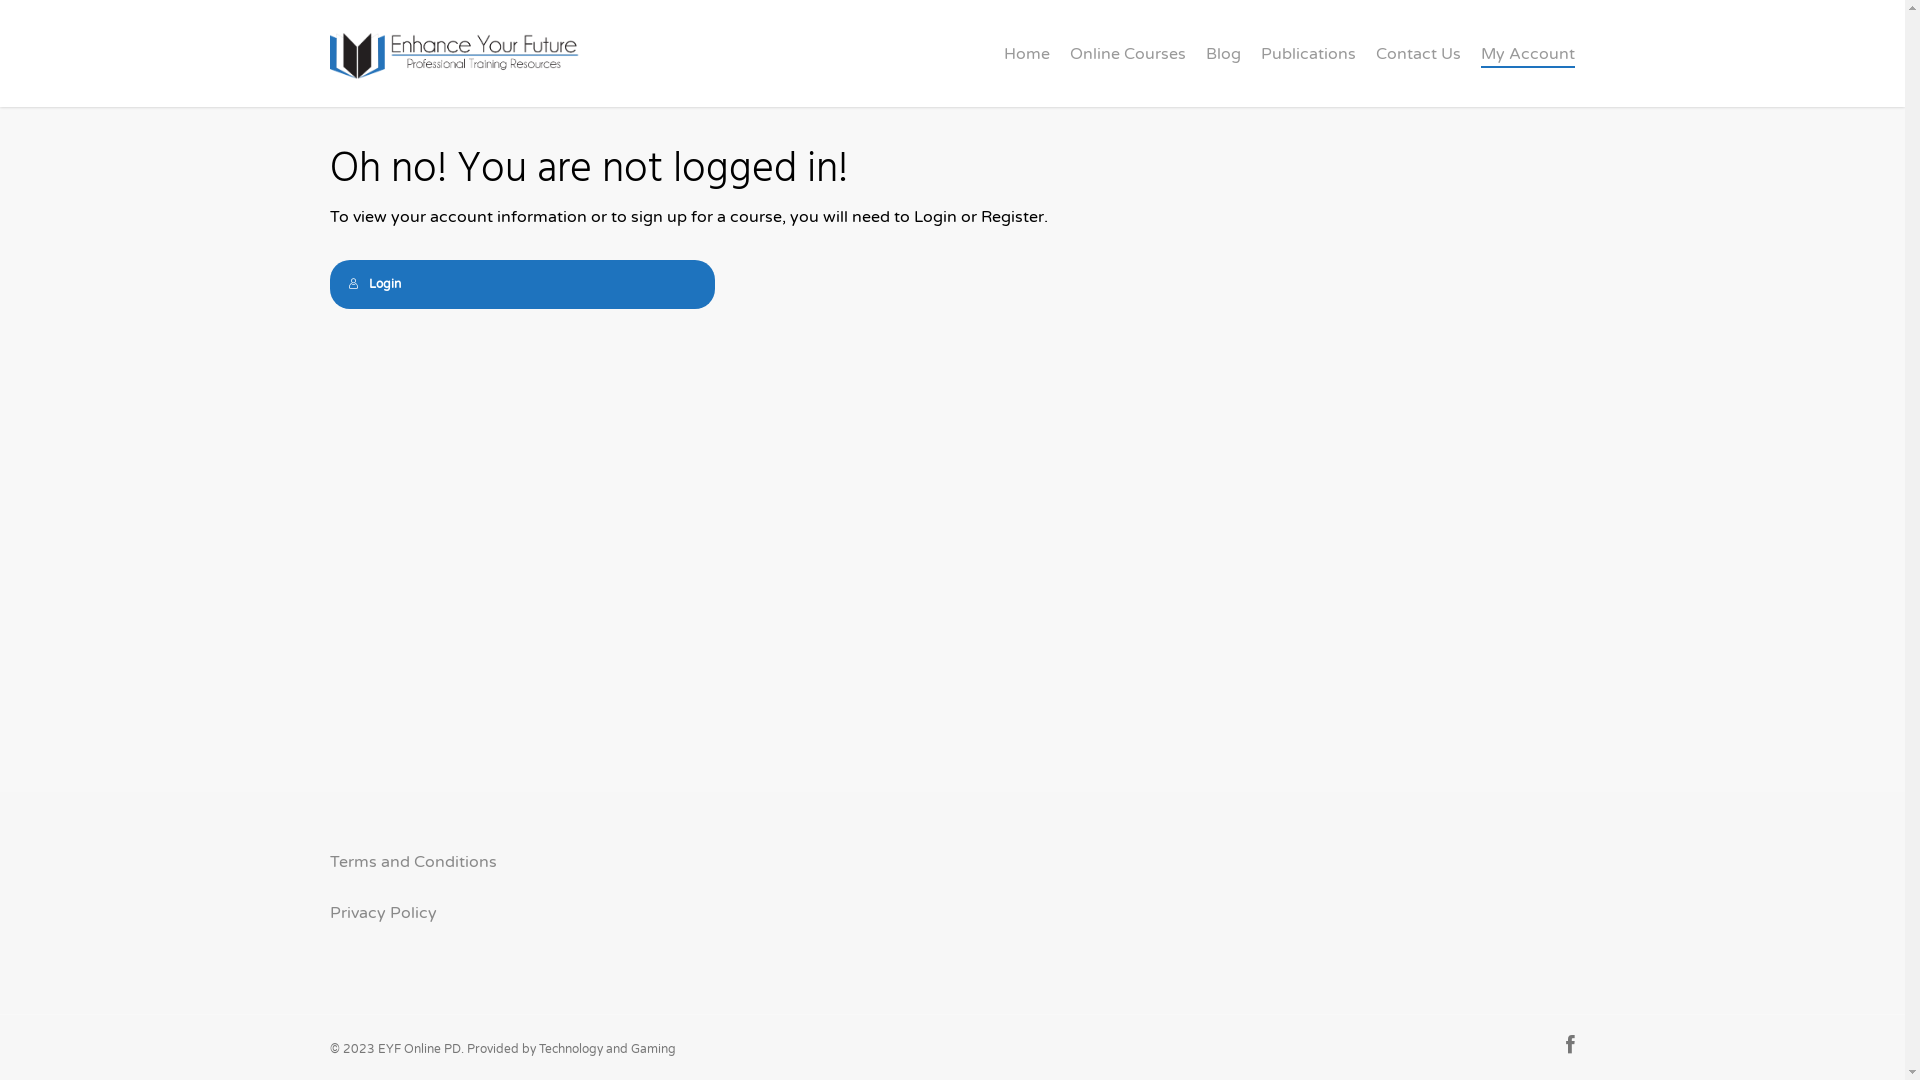 Image resolution: width=1920 pixels, height=1080 pixels. I want to click on 'Online Courses', so click(1128, 53).